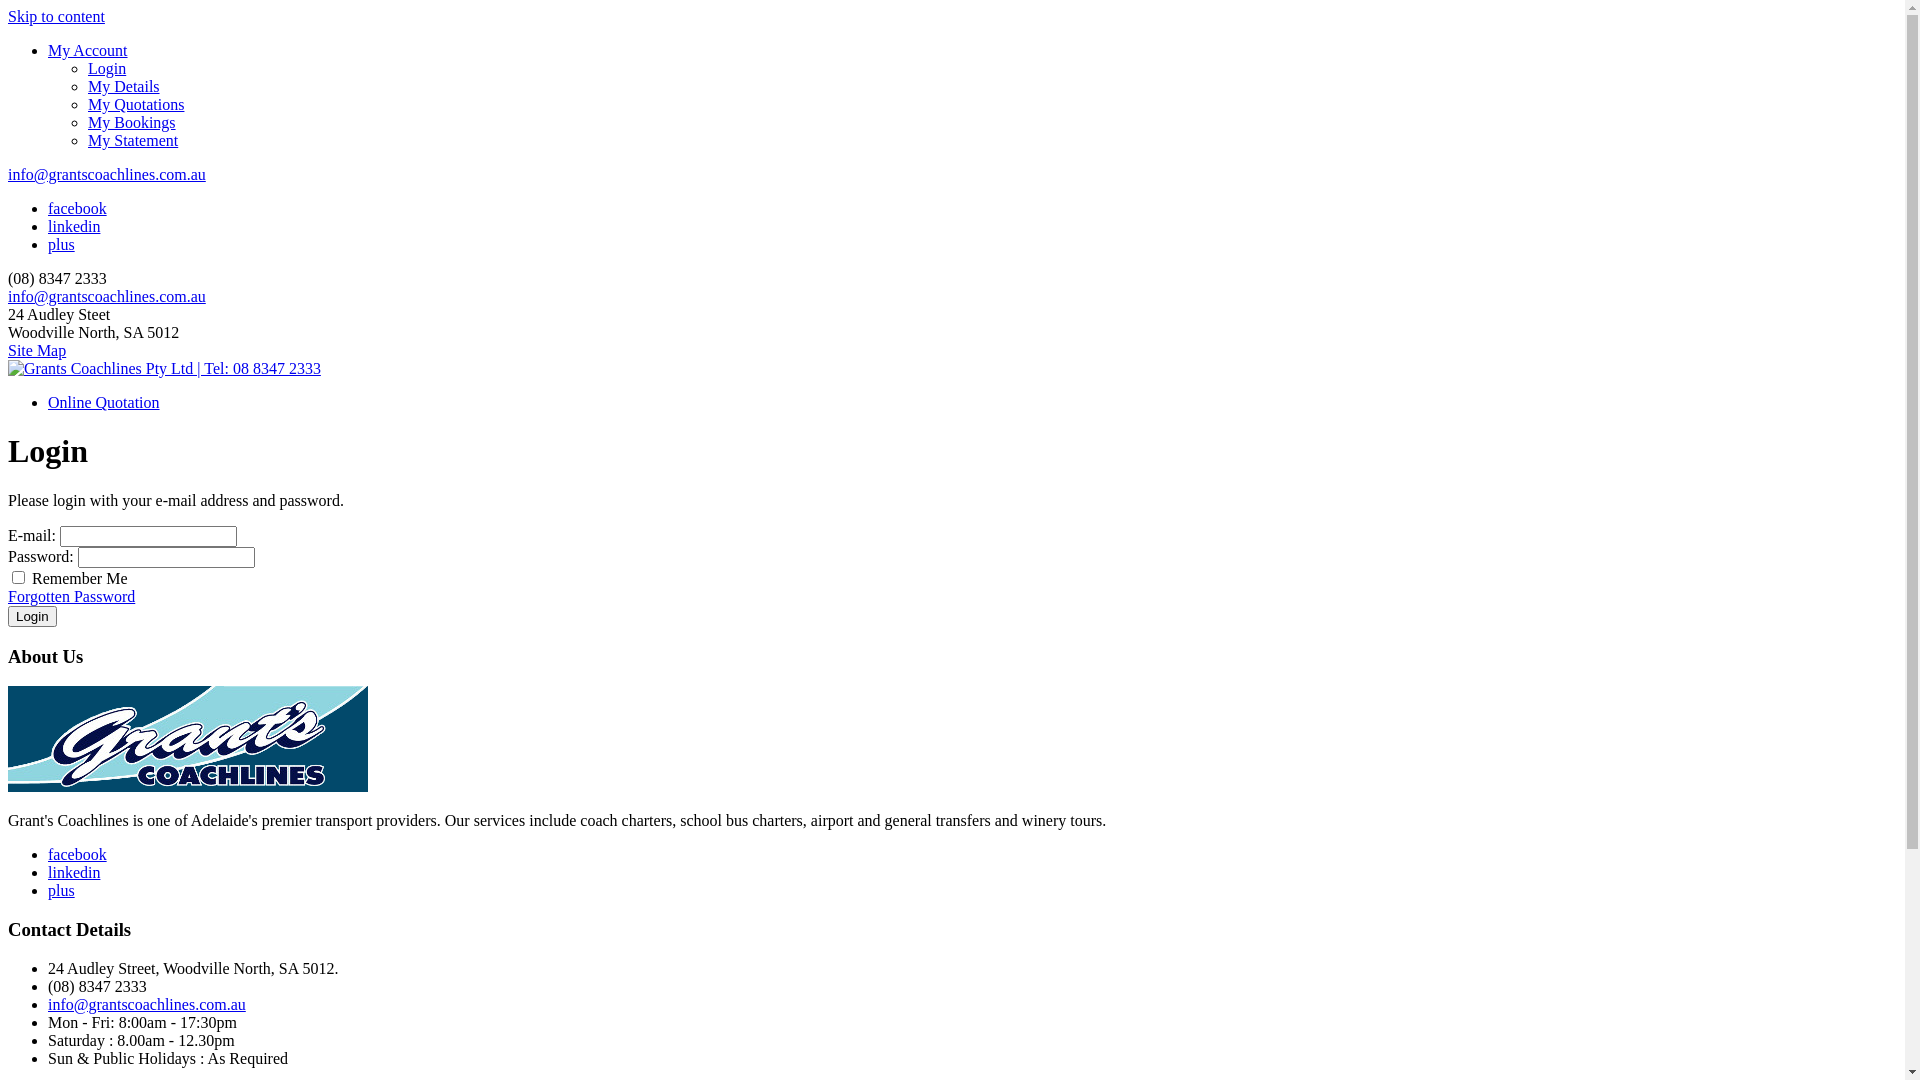  Describe the element at coordinates (146, 1004) in the screenshot. I see `'info@grantscoachlines.com.au'` at that location.